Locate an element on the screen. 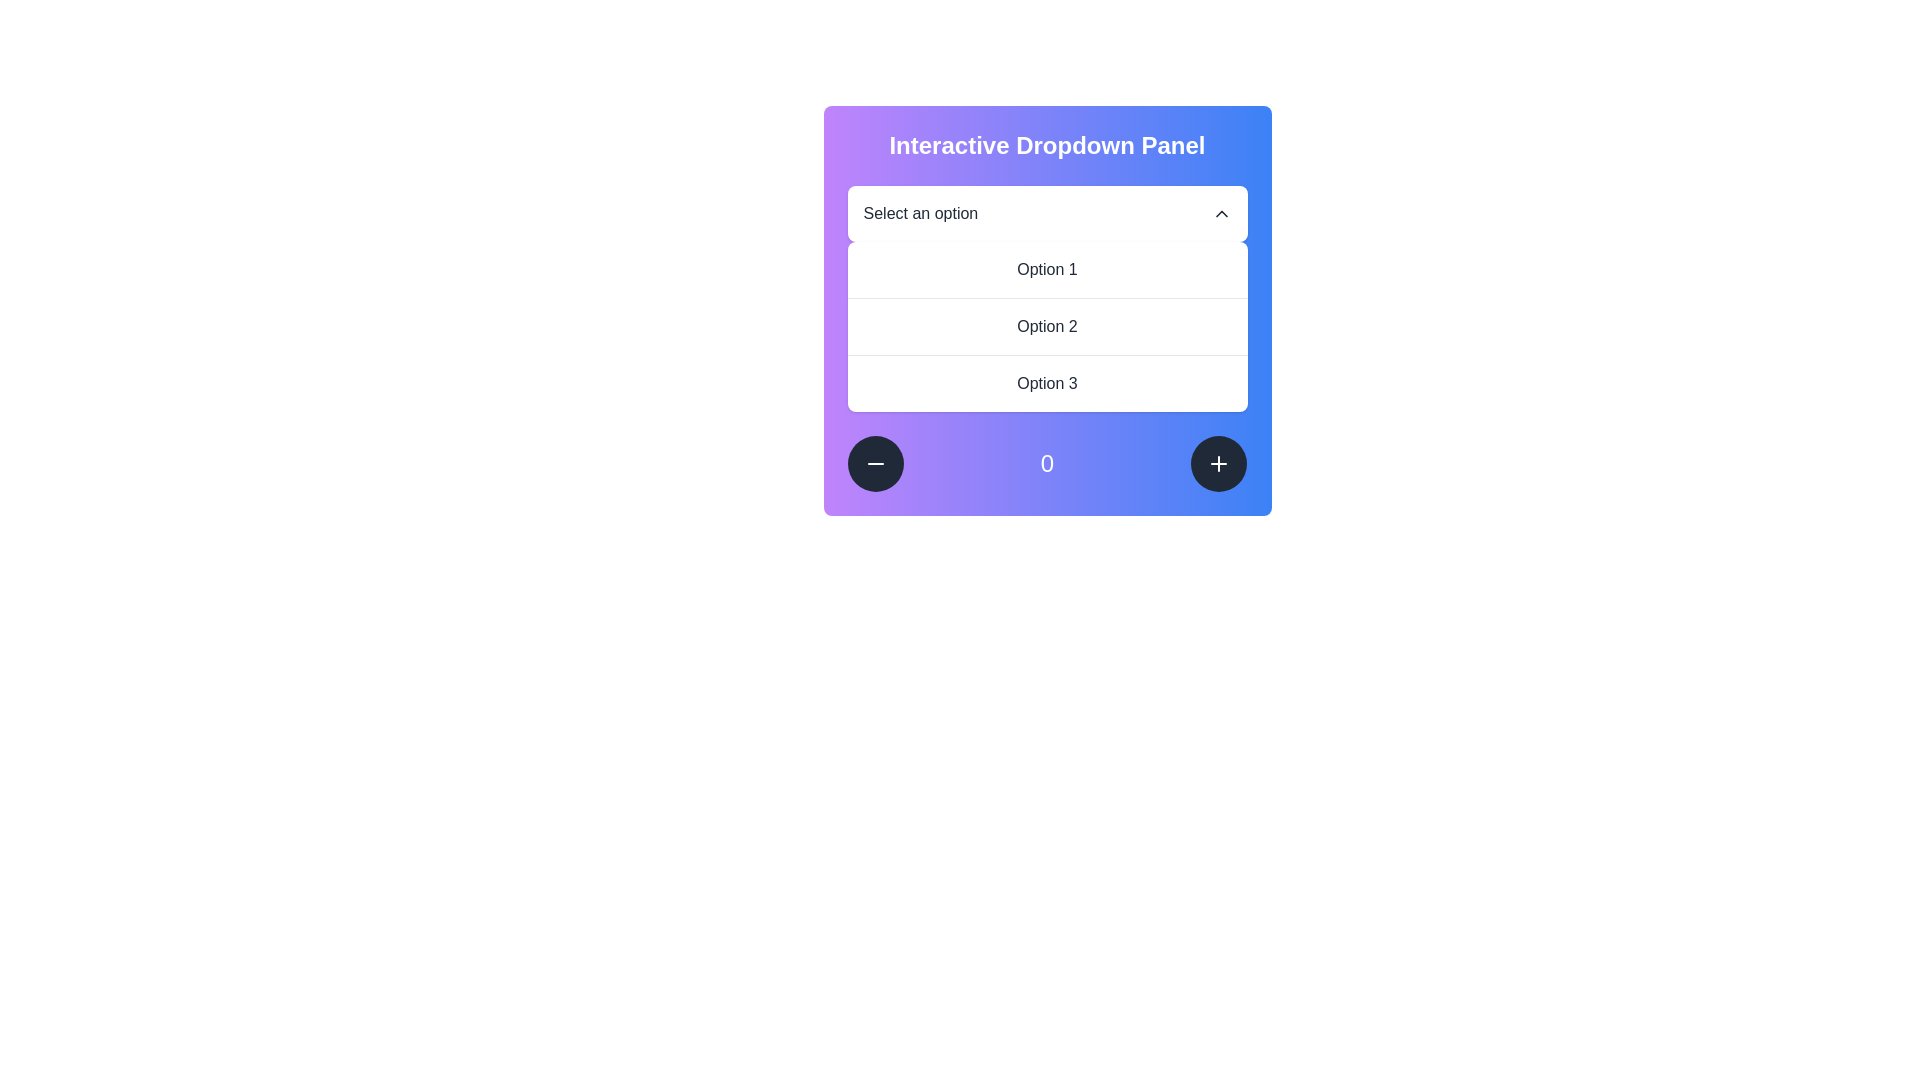 The image size is (1920, 1080). the circular dark gray button with a white minus symbol to decrement the value displayed in the numeric display '0' located to its right is located at coordinates (875, 463).